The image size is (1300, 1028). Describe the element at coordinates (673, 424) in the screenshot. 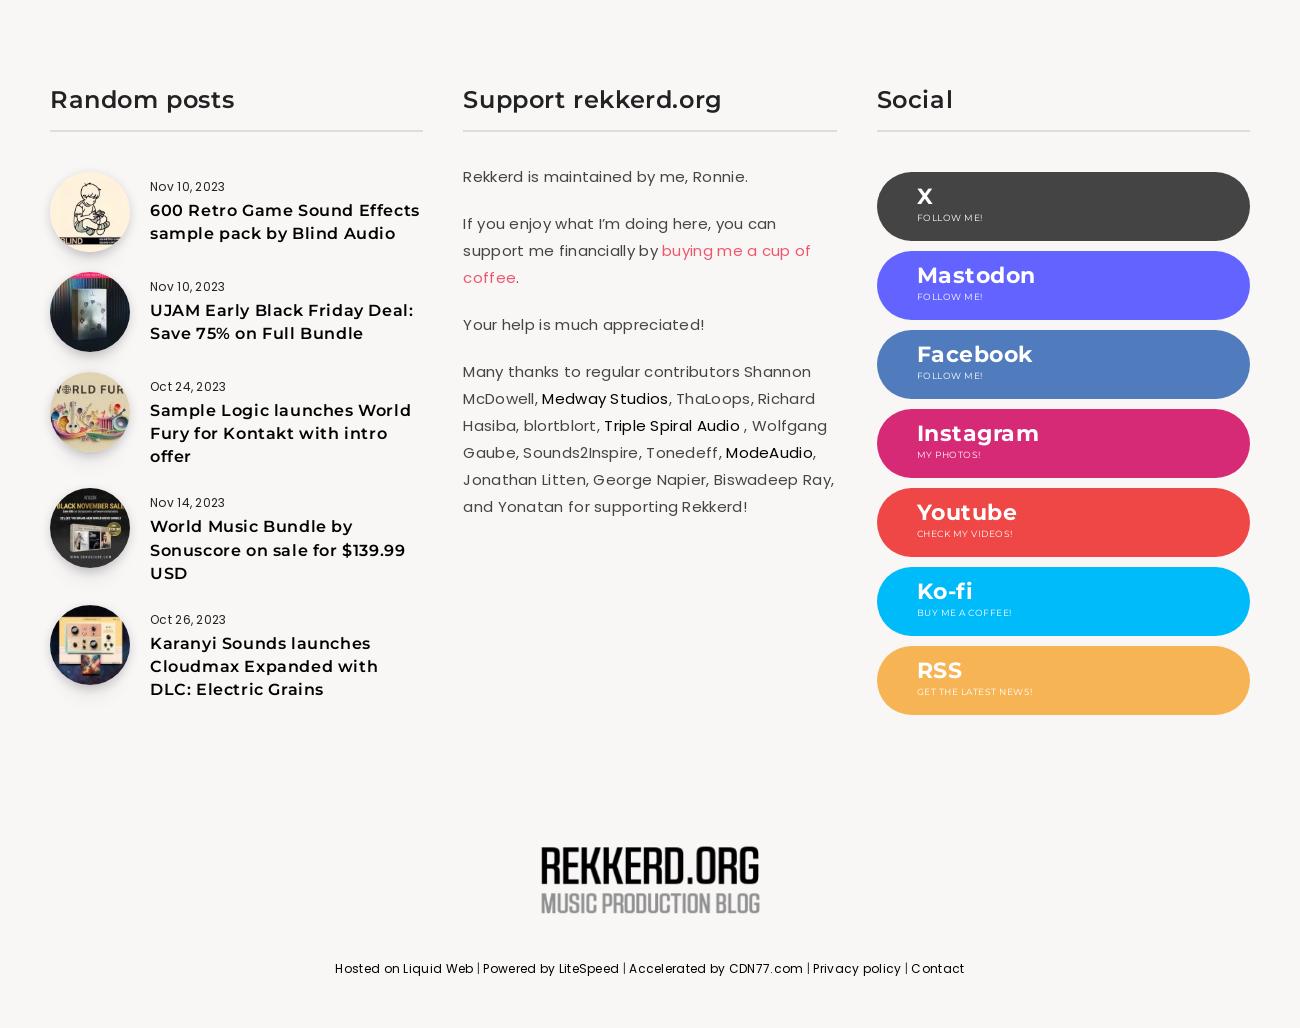

I see `'Triple Spiral Audio'` at that location.